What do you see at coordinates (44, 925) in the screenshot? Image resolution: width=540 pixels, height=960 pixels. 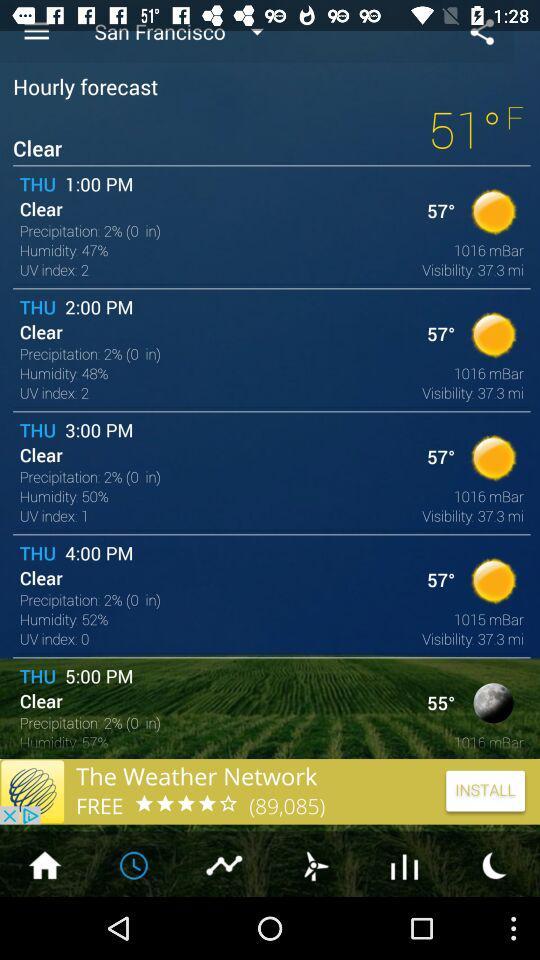 I see `the home icon` at bounding box center [44, 925].